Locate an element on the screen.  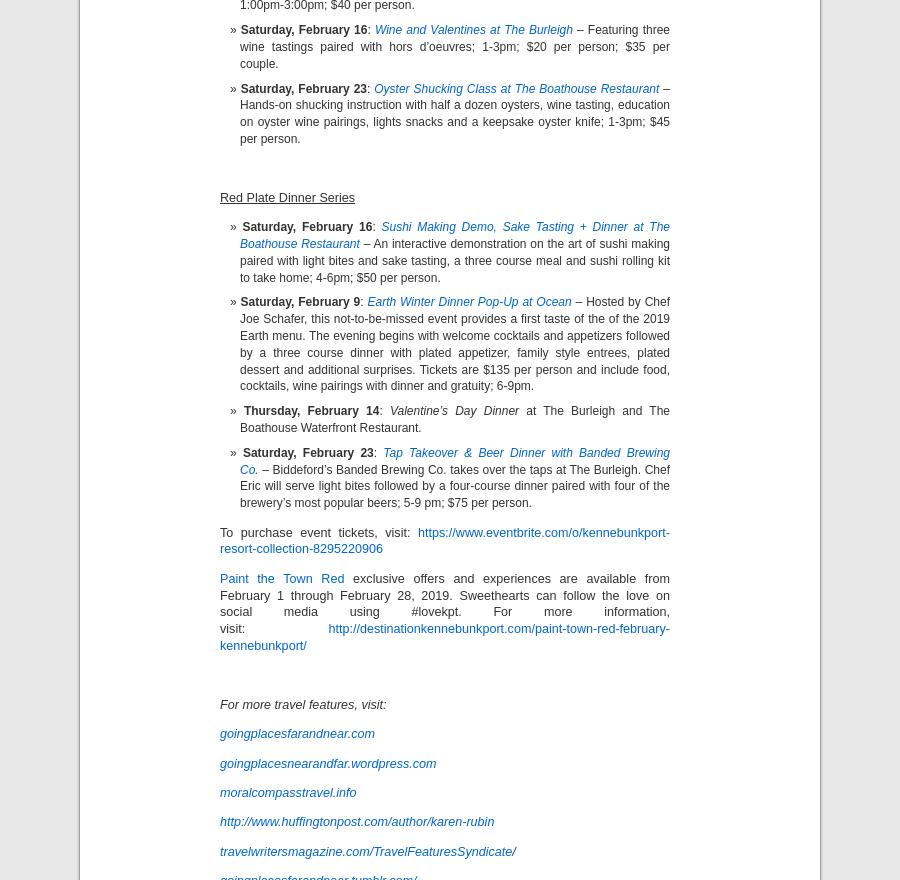
'Sushi Making Demo, Sake Tasting + Dinner at The Boathouse Restaurant' is located at coordinates (239, 234).